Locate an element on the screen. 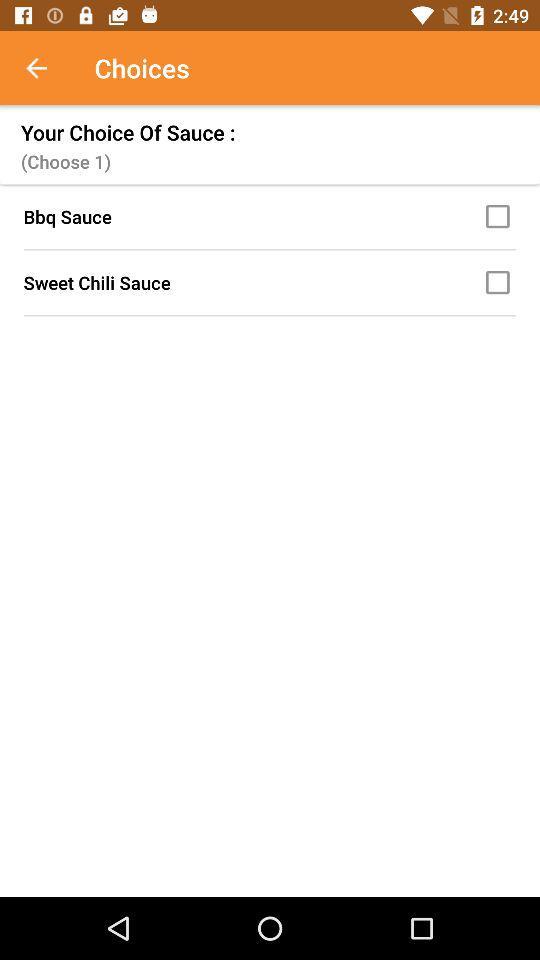 The image size is (540, 960). icon above the your choice of is located at coordinates (47, 68).